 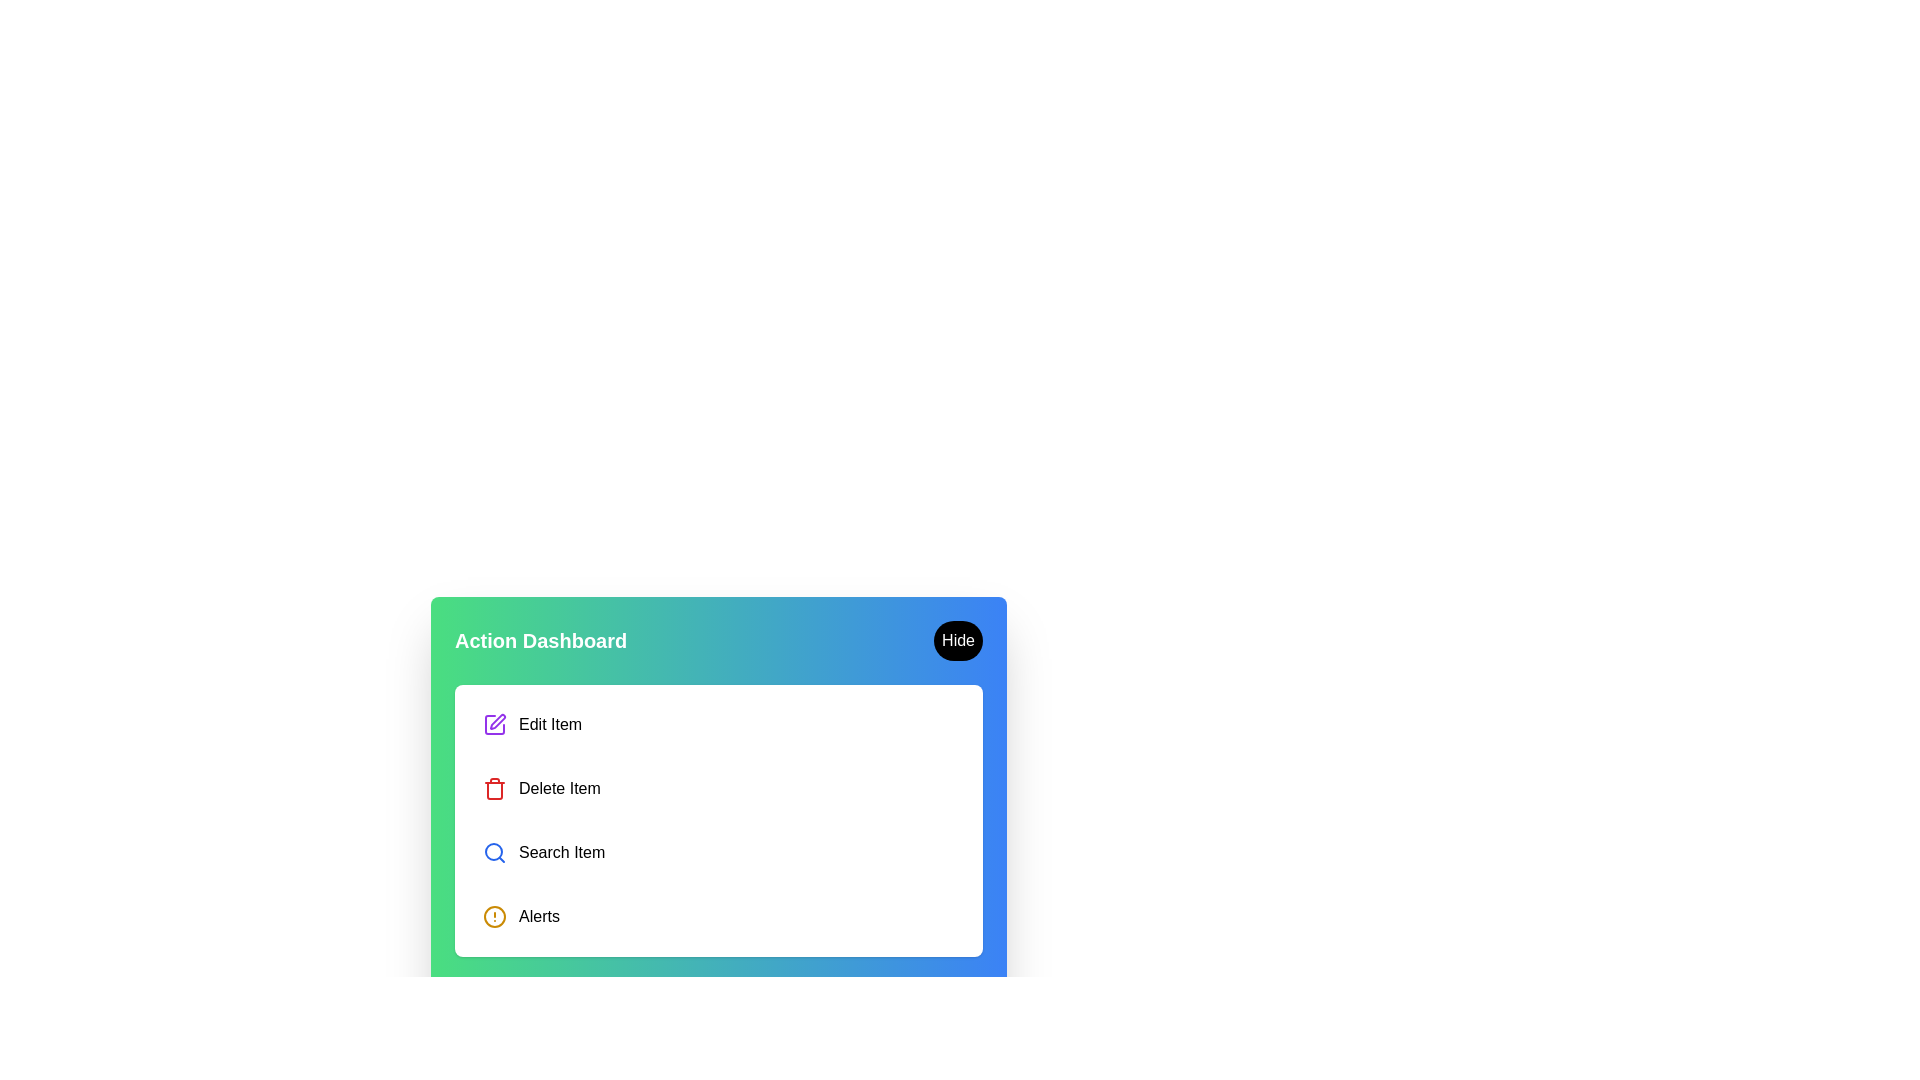 I want to click on the prominent button below the 'Action Dashboard' widget that allows the user to add a new item, so click(x=719, y=1001).